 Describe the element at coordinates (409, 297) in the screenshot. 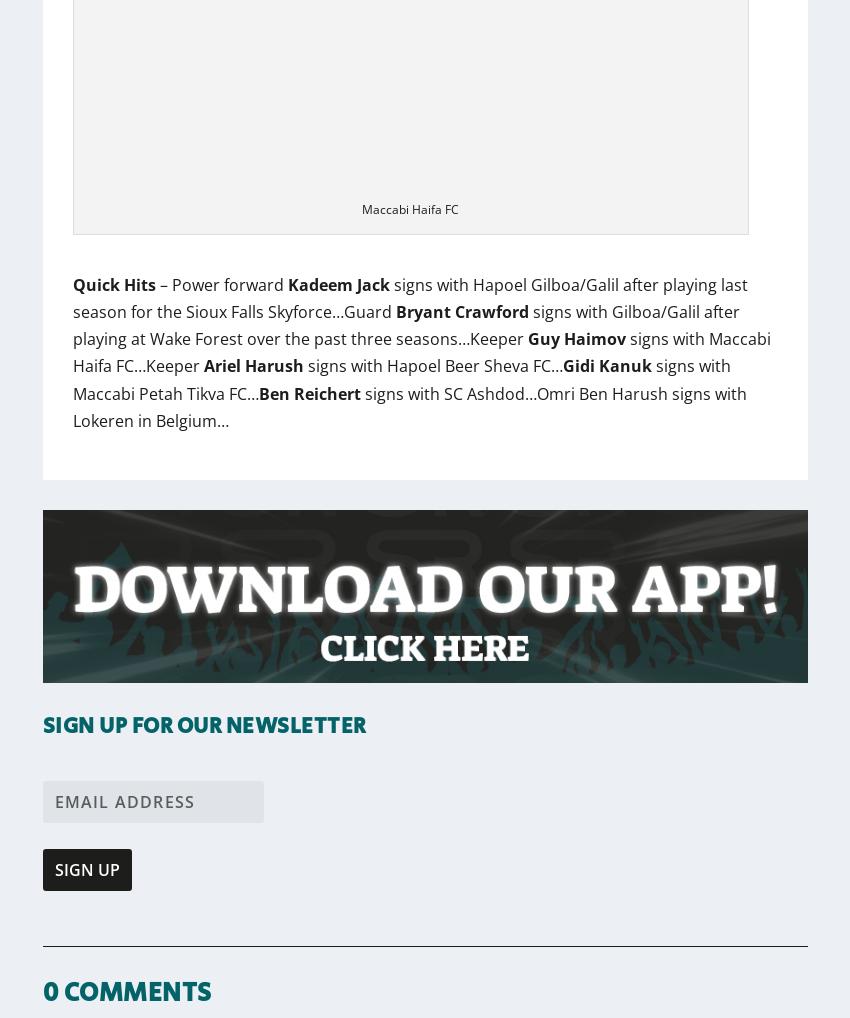

I see `'signs with Hapoel Gilboa/Galil after playing last season for the Sioux Falls Skyforce…Guard'` at that location.